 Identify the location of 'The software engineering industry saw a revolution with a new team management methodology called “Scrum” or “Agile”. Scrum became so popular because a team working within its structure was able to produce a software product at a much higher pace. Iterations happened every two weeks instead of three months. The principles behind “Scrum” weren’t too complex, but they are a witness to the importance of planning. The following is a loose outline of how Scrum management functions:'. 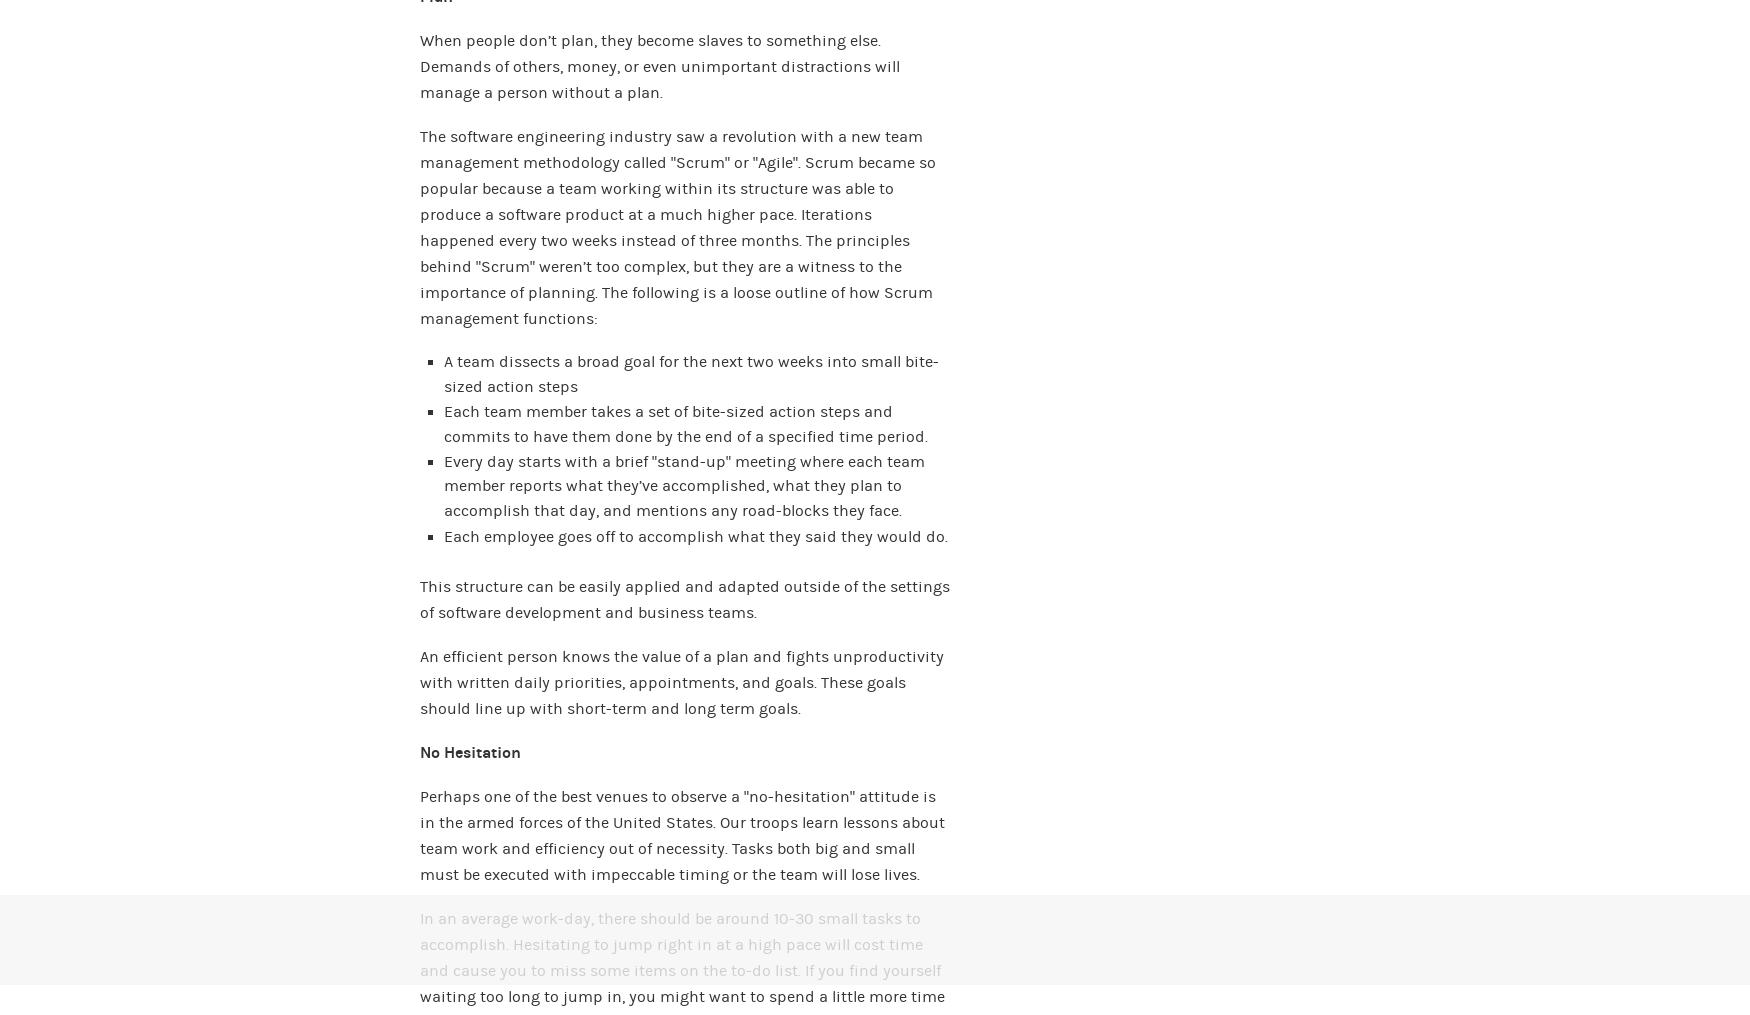
(419, 226).